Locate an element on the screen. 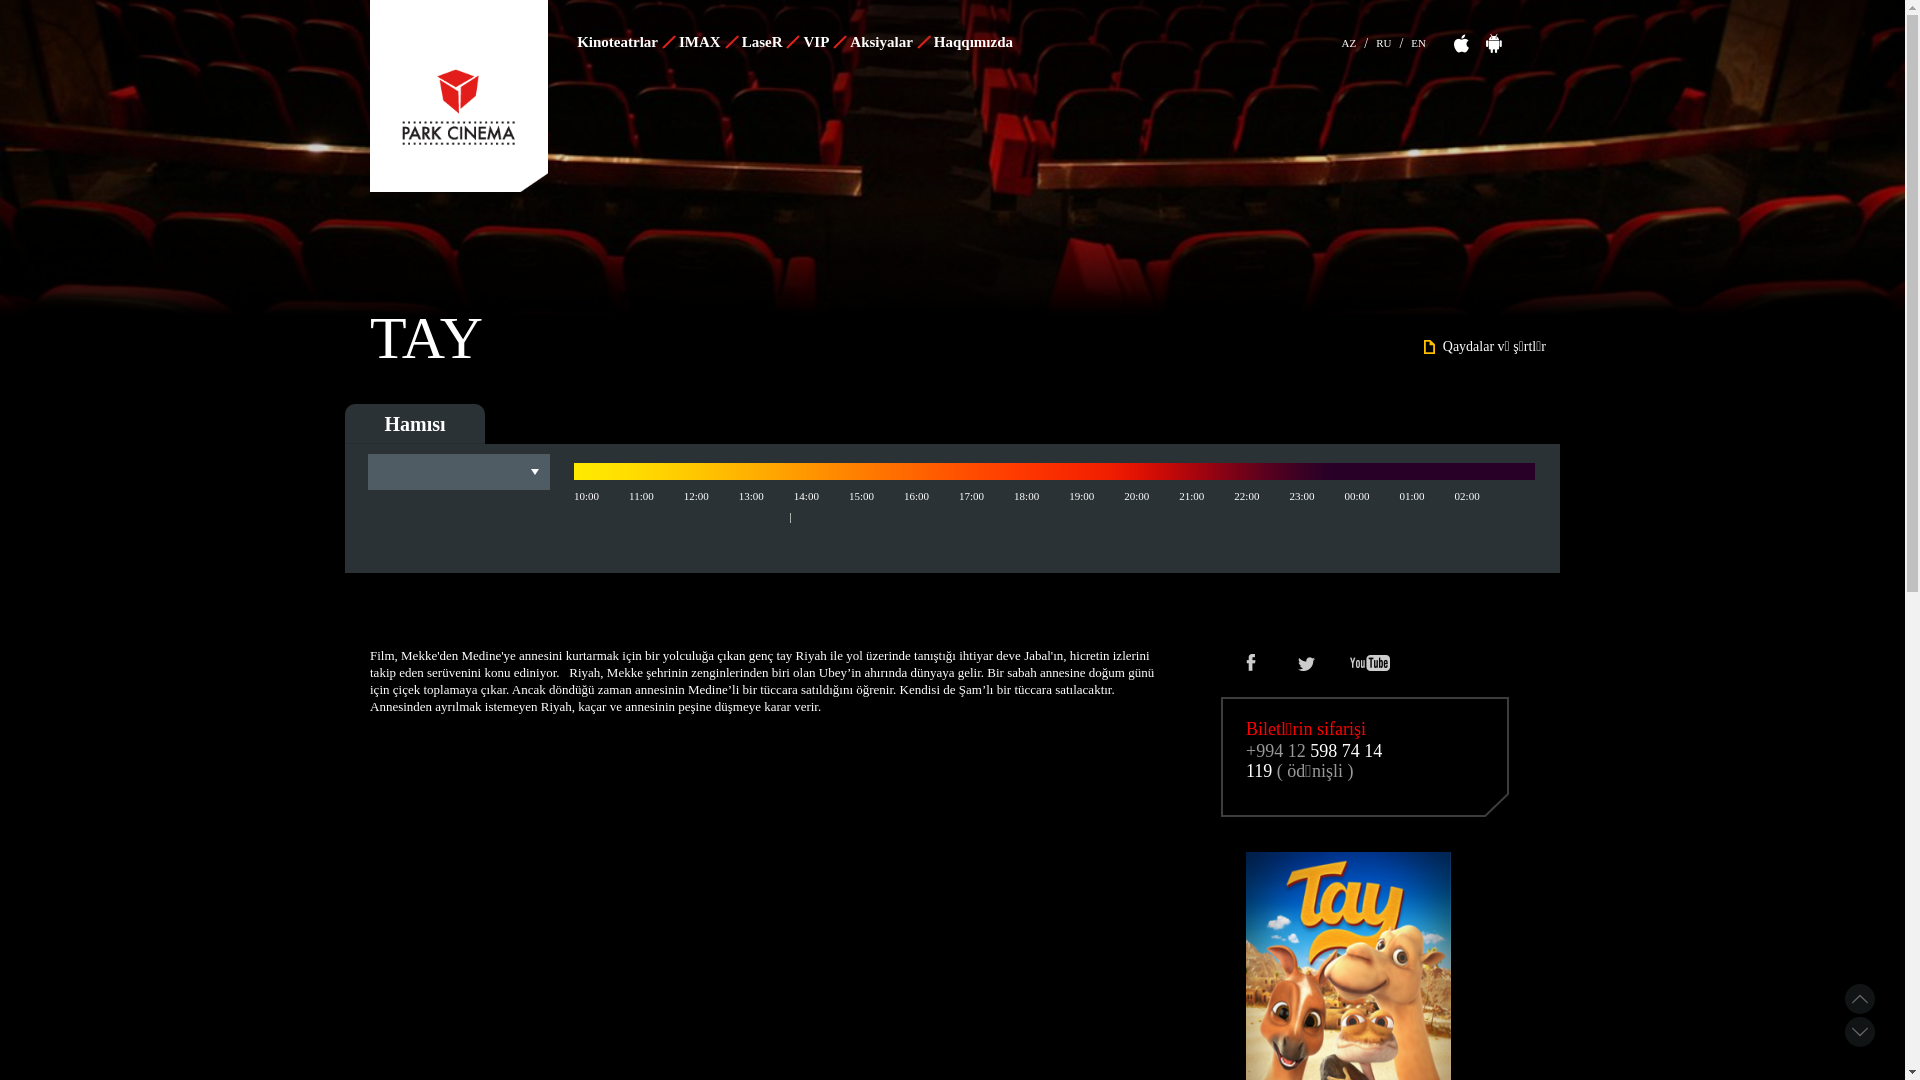 This screenshot has height=1080, width=1920. 'RU' is located at coordinates (1382, 40).